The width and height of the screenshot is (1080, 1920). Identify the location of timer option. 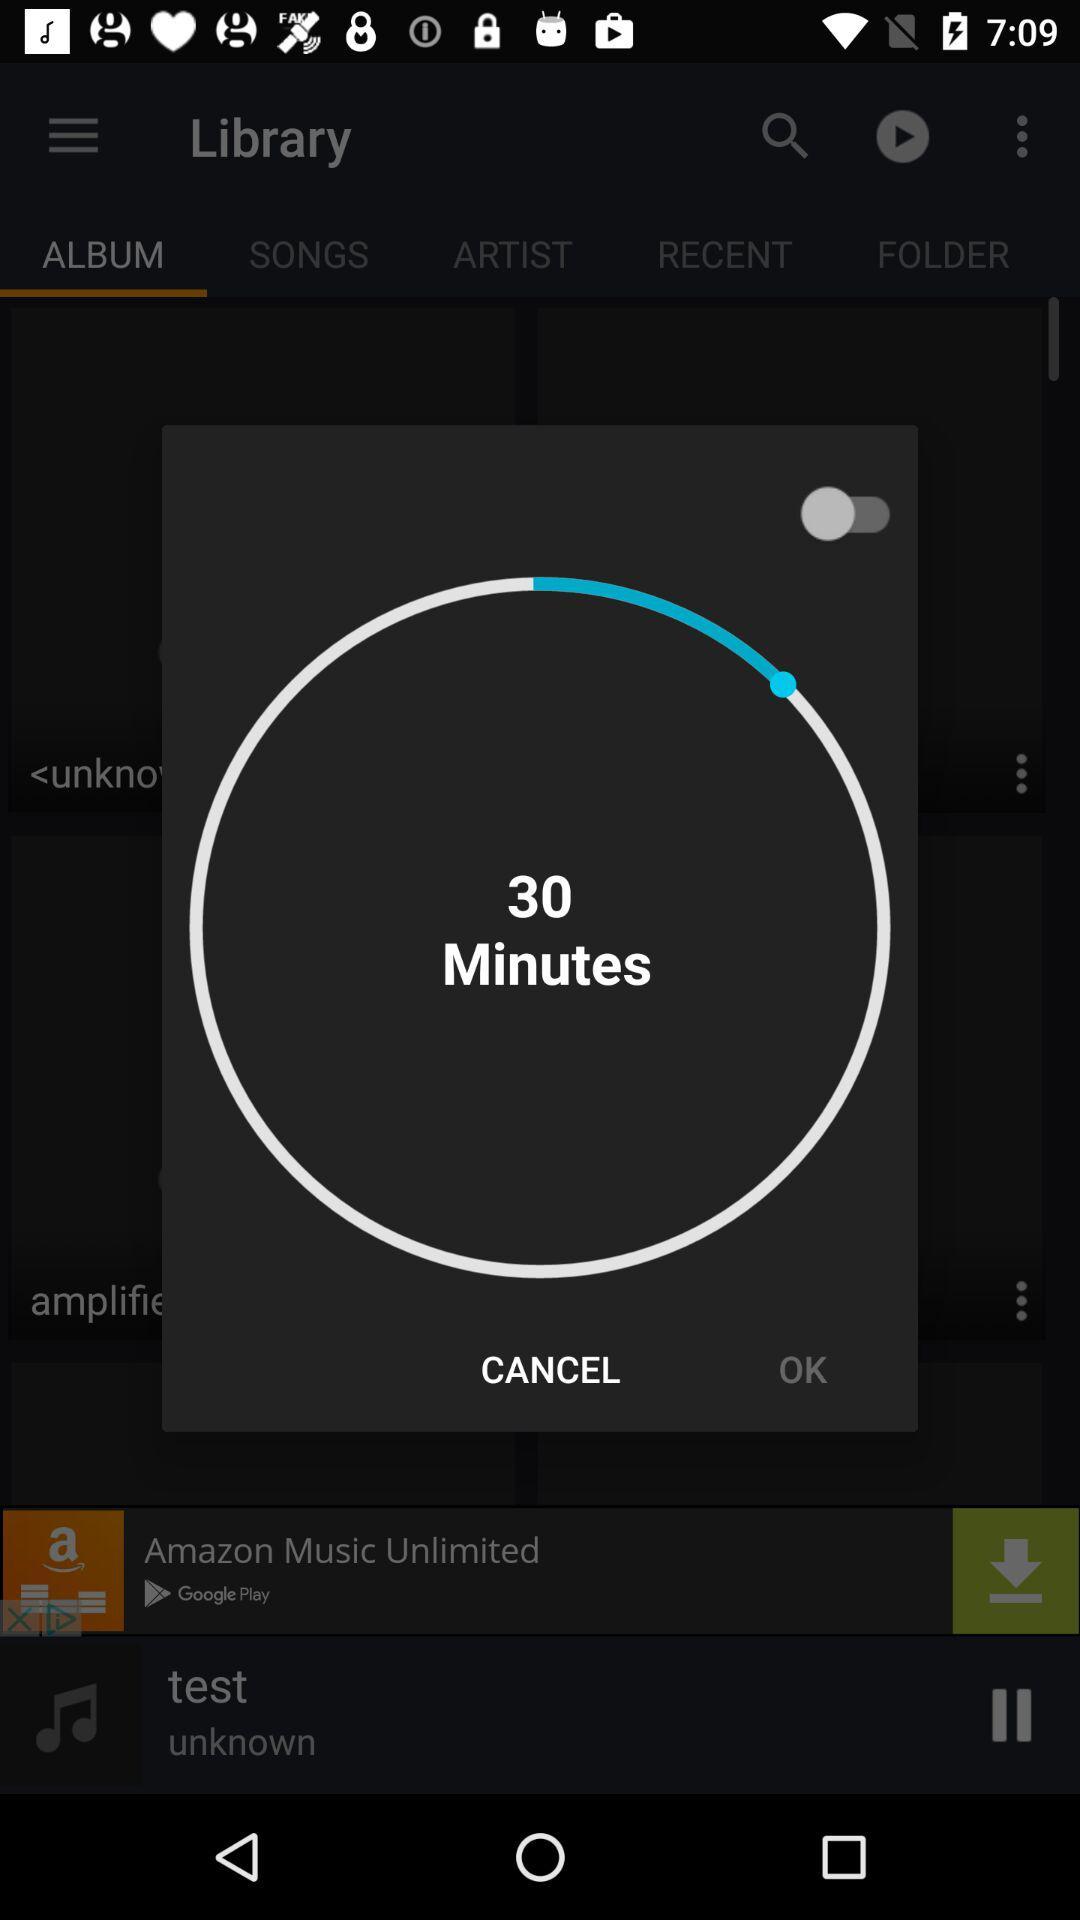
(855, 513).